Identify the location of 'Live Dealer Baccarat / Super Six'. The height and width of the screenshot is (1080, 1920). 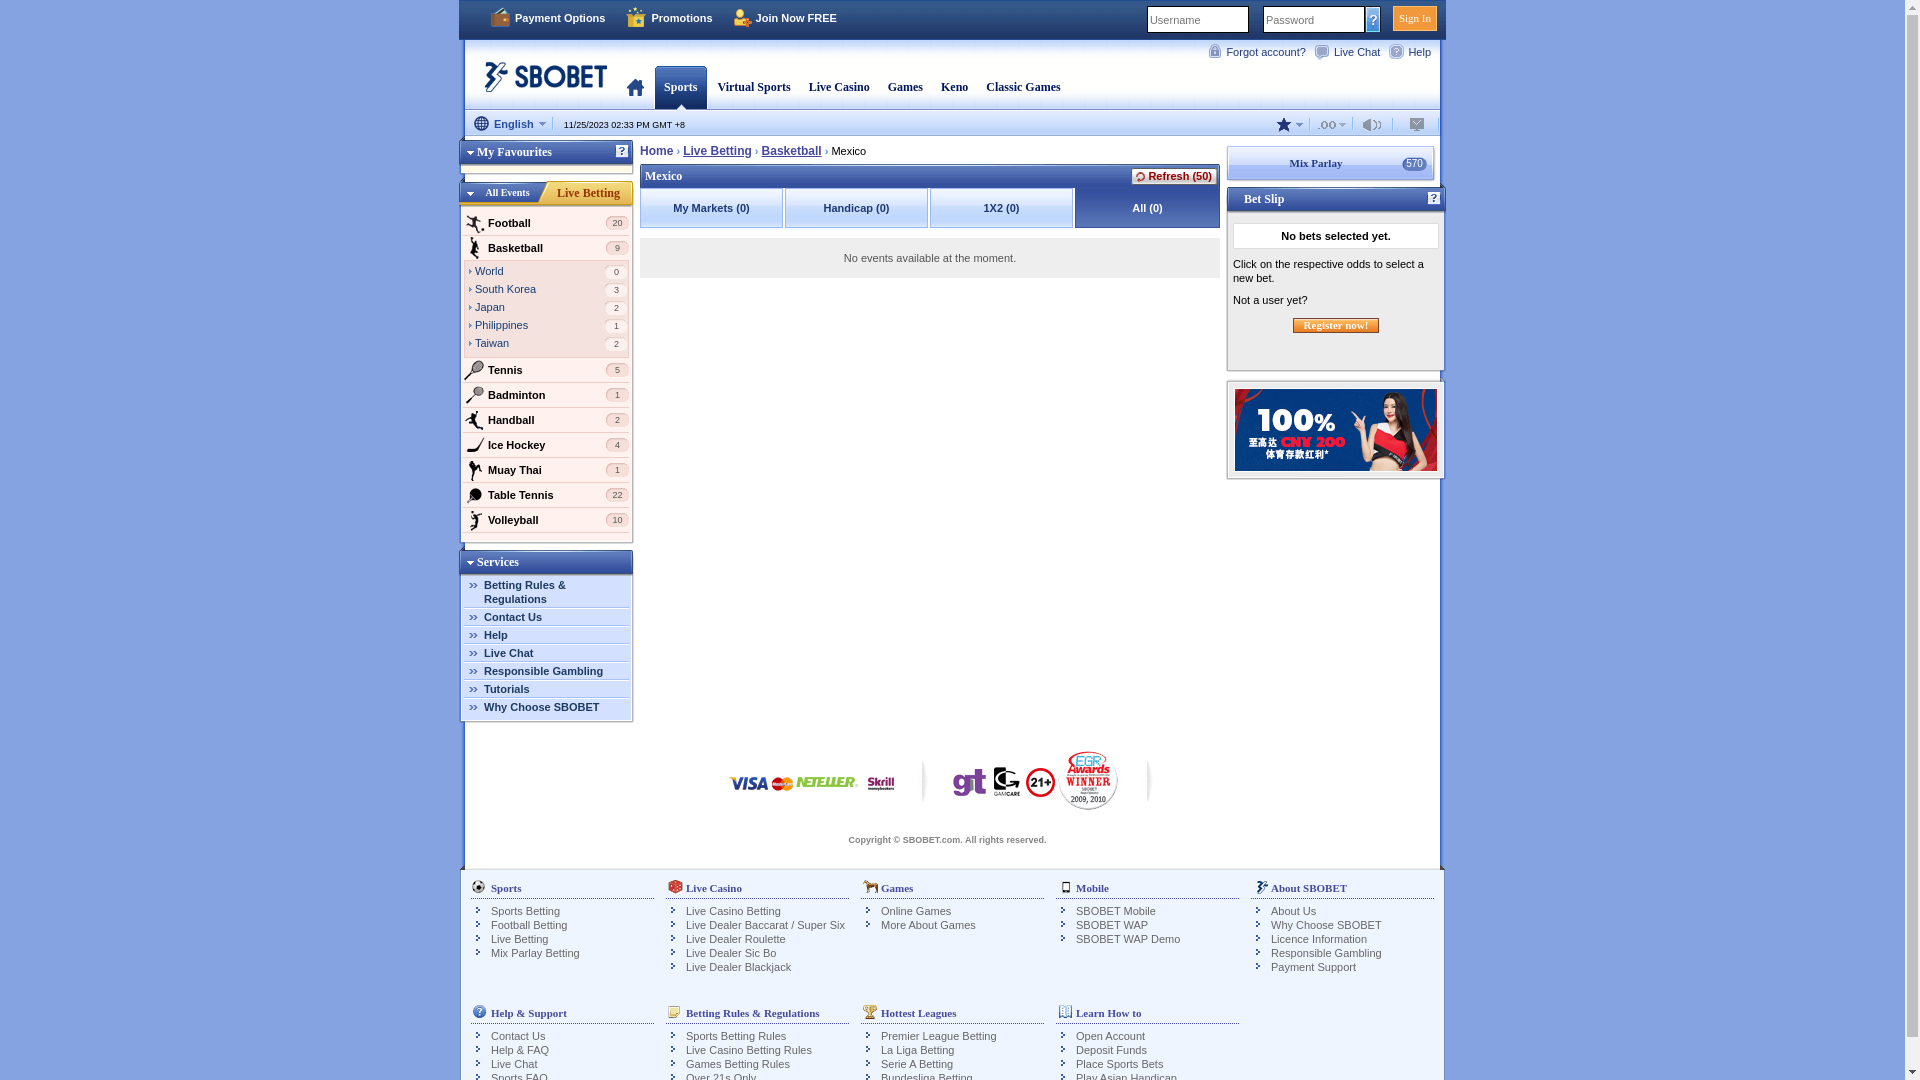
(764, 925).